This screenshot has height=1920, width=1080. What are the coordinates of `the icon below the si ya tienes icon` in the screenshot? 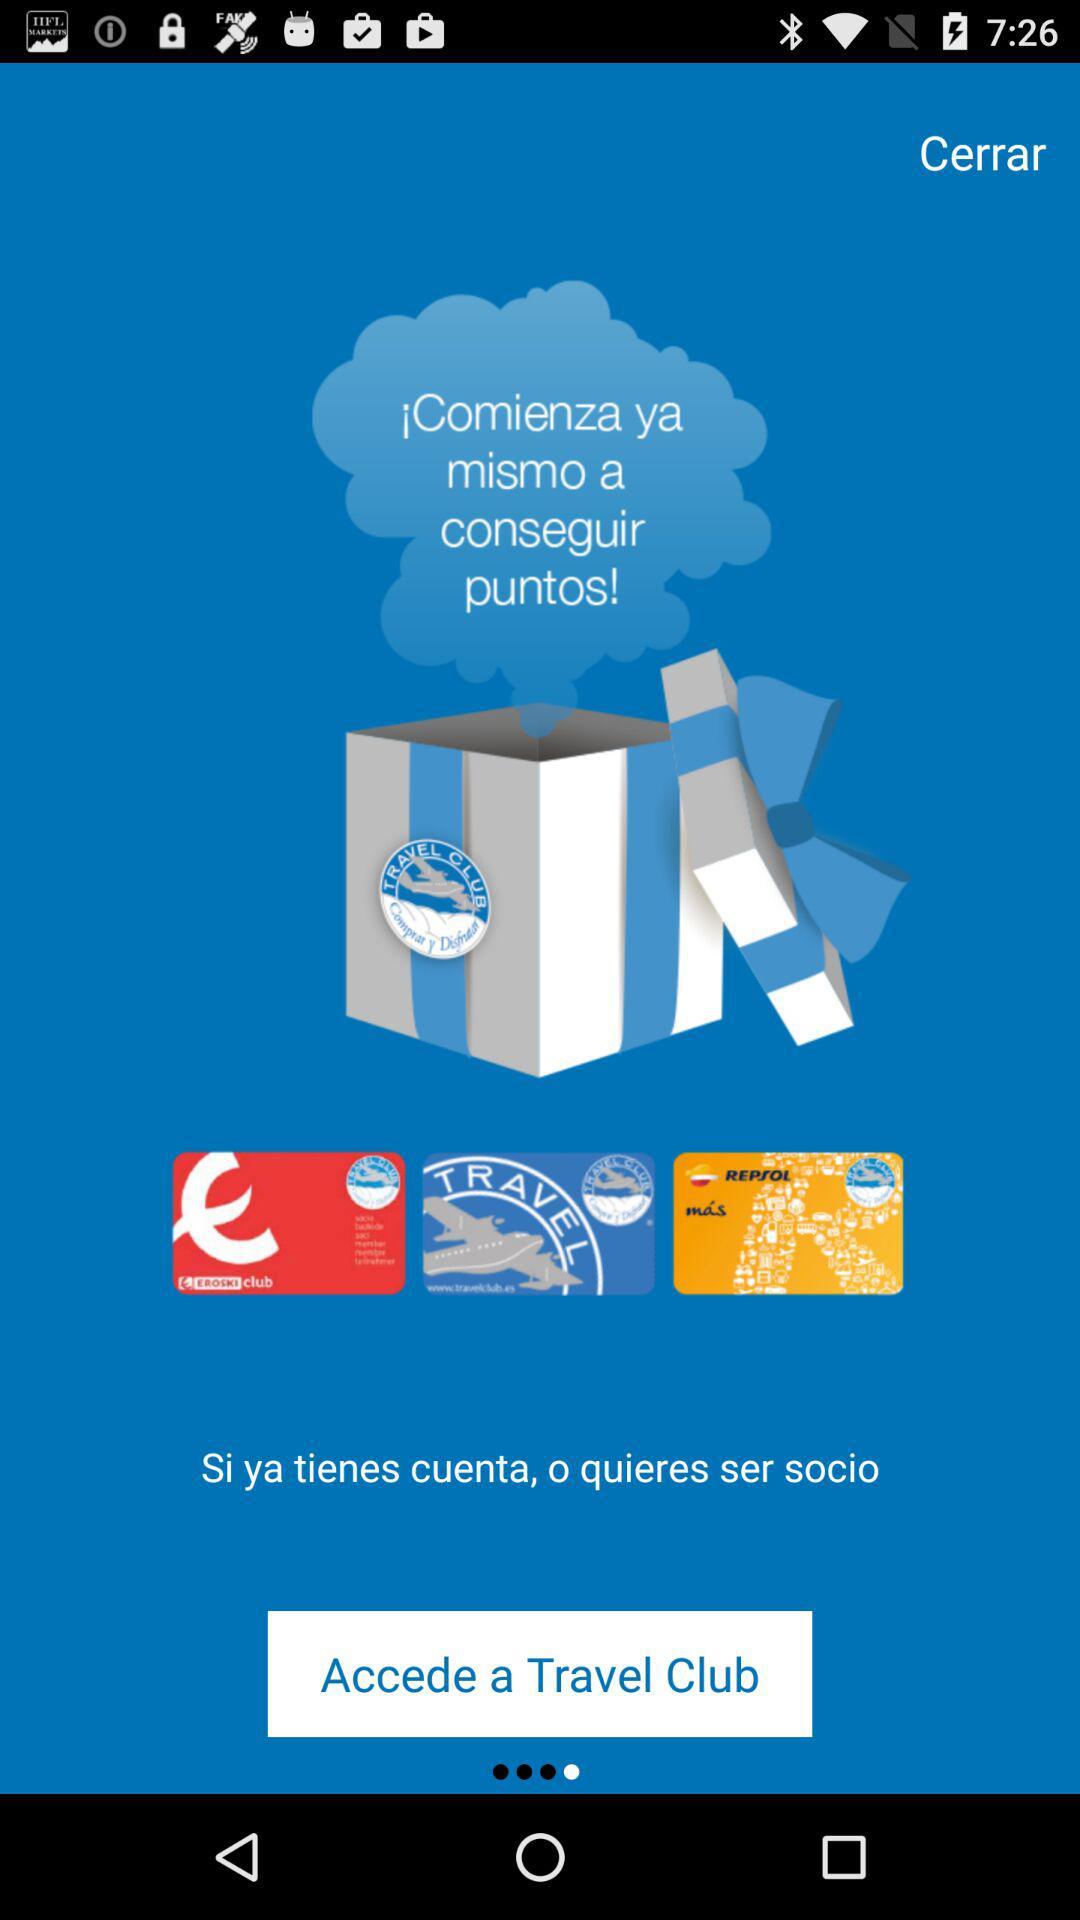 It's located at (540, 1674).